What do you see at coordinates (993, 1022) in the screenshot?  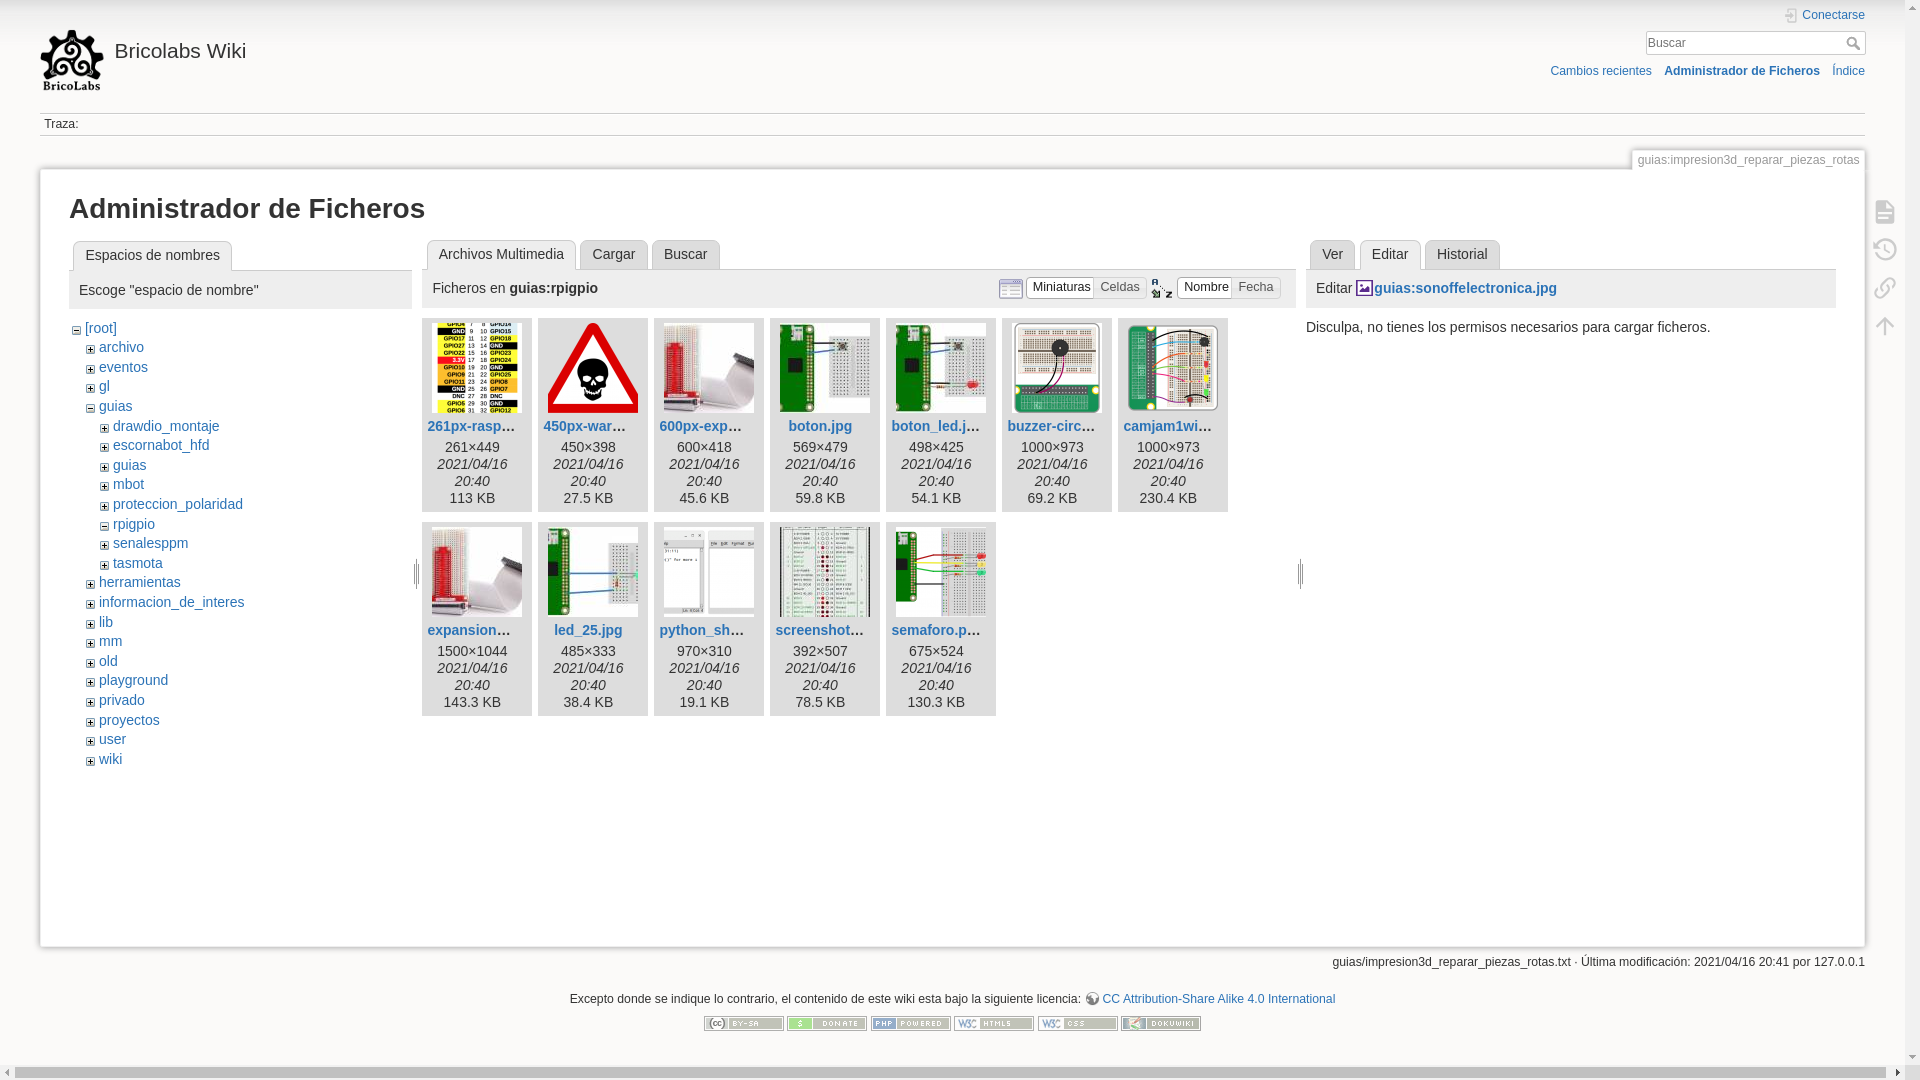 I see `'Valid HTML5'` at bounding box center [993, 1022].